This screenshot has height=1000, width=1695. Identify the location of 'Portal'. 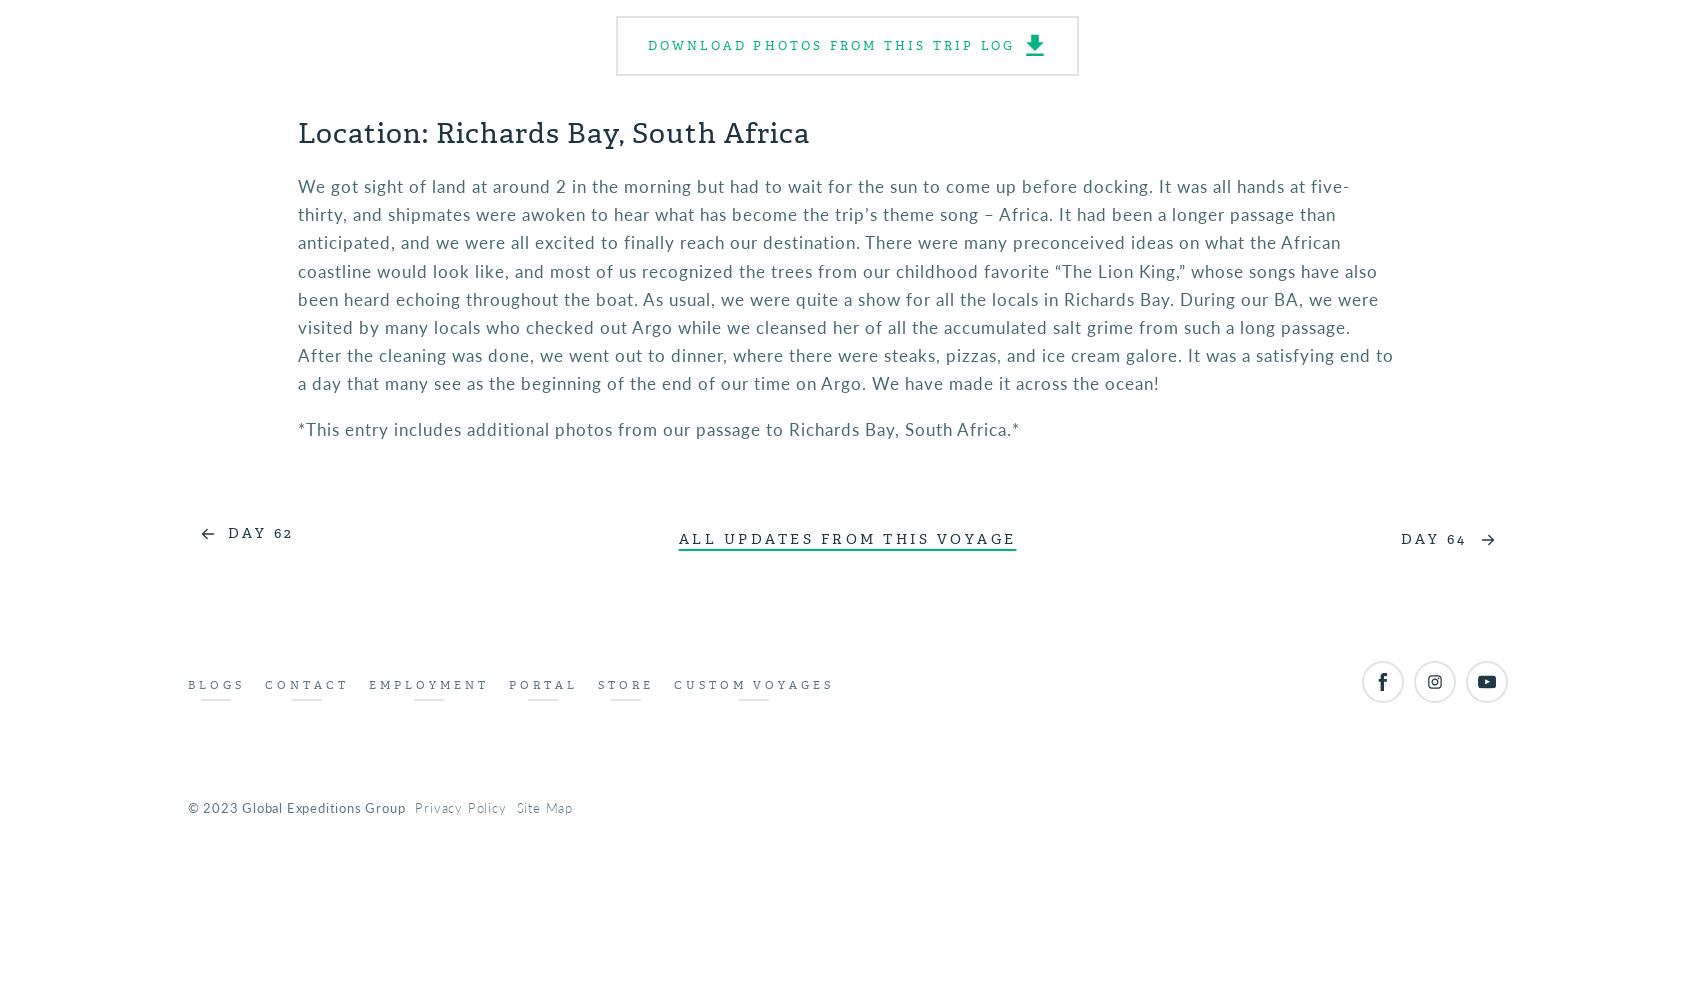
(542, 685).